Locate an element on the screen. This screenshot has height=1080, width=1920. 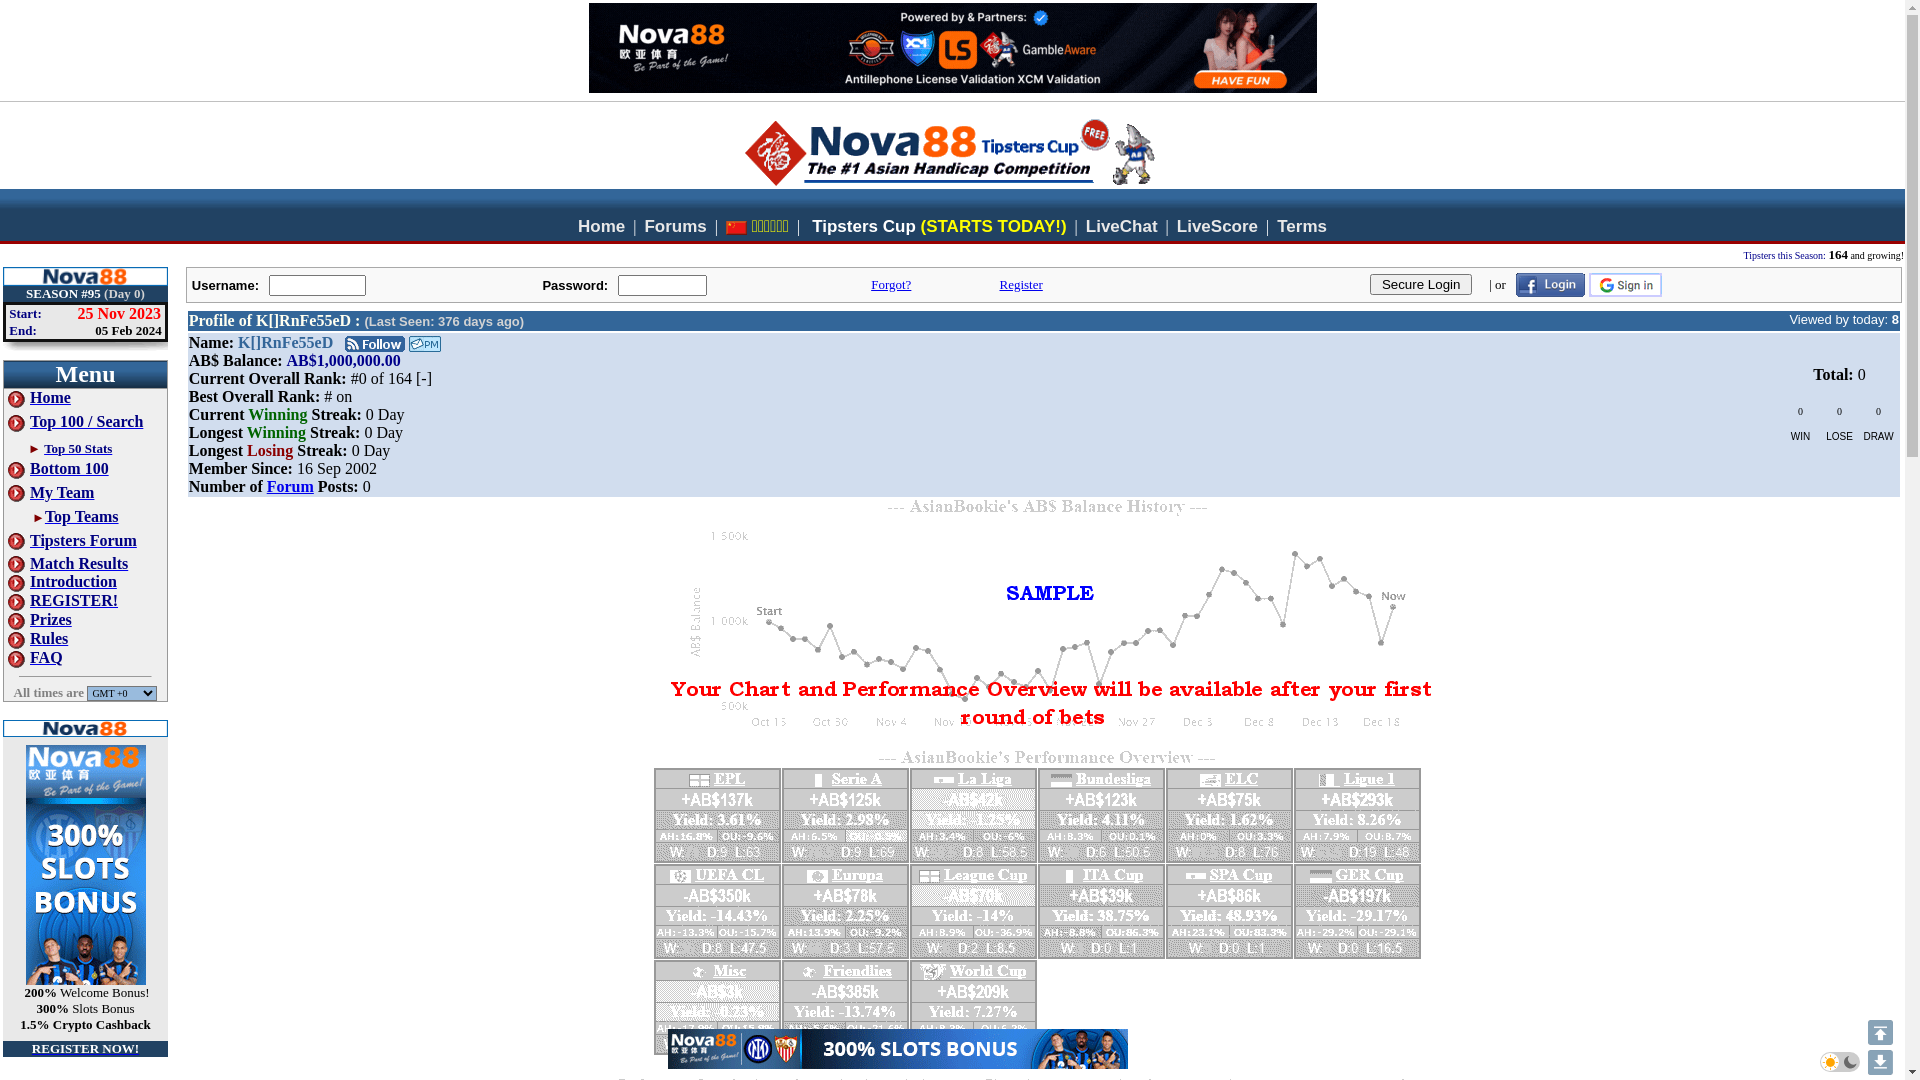
'Match Results' is located at coordinates (67, 563).